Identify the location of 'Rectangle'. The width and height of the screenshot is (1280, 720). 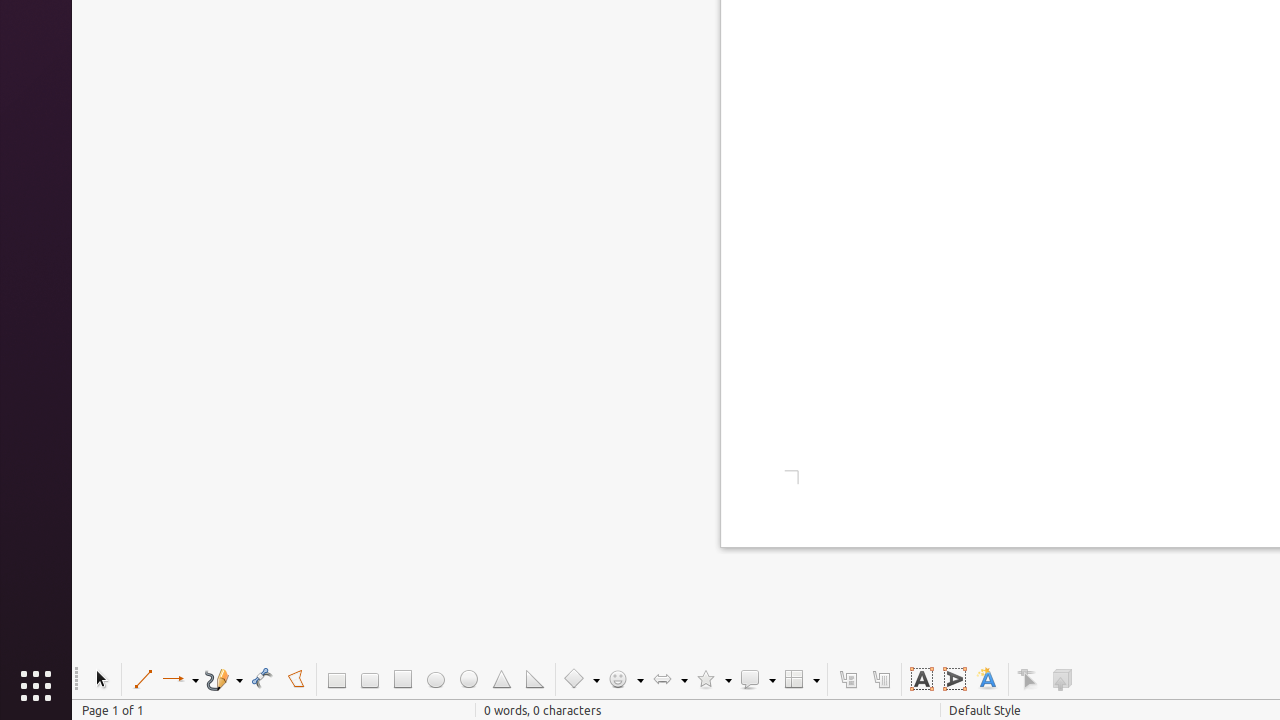
(336, 678).